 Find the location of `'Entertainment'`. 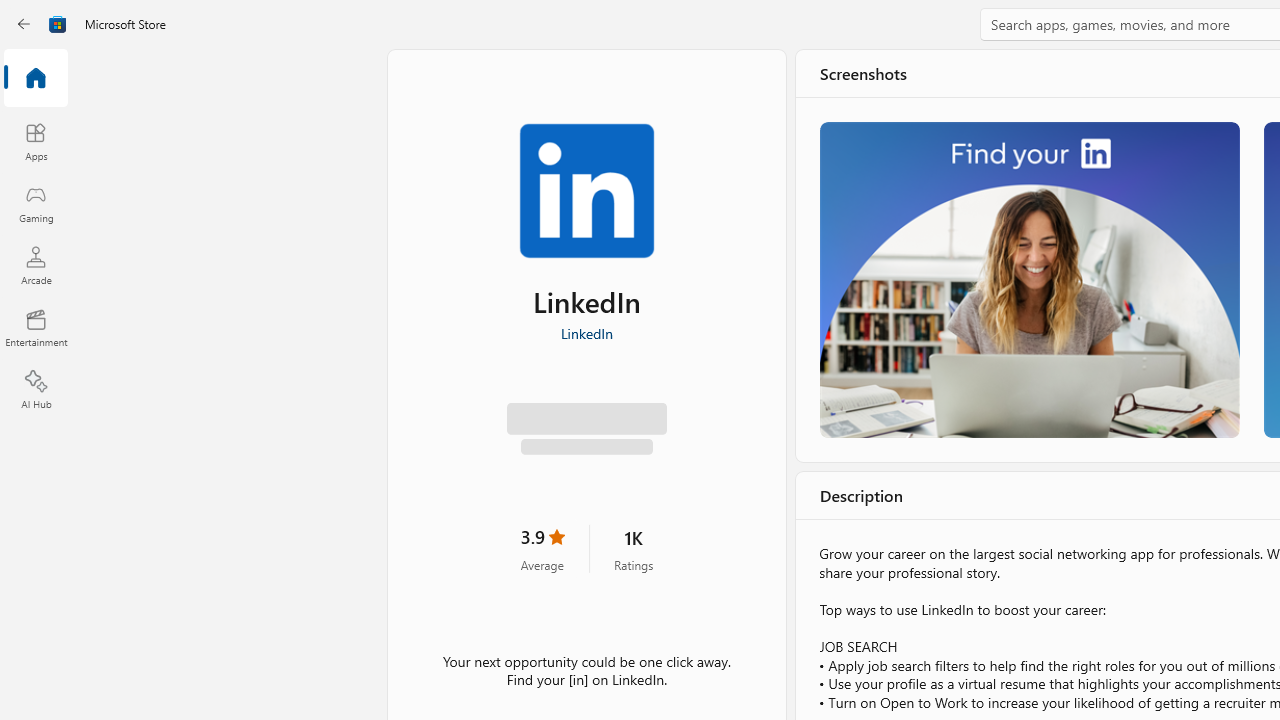

'Entertainment' is located at coordinates (35, 326).